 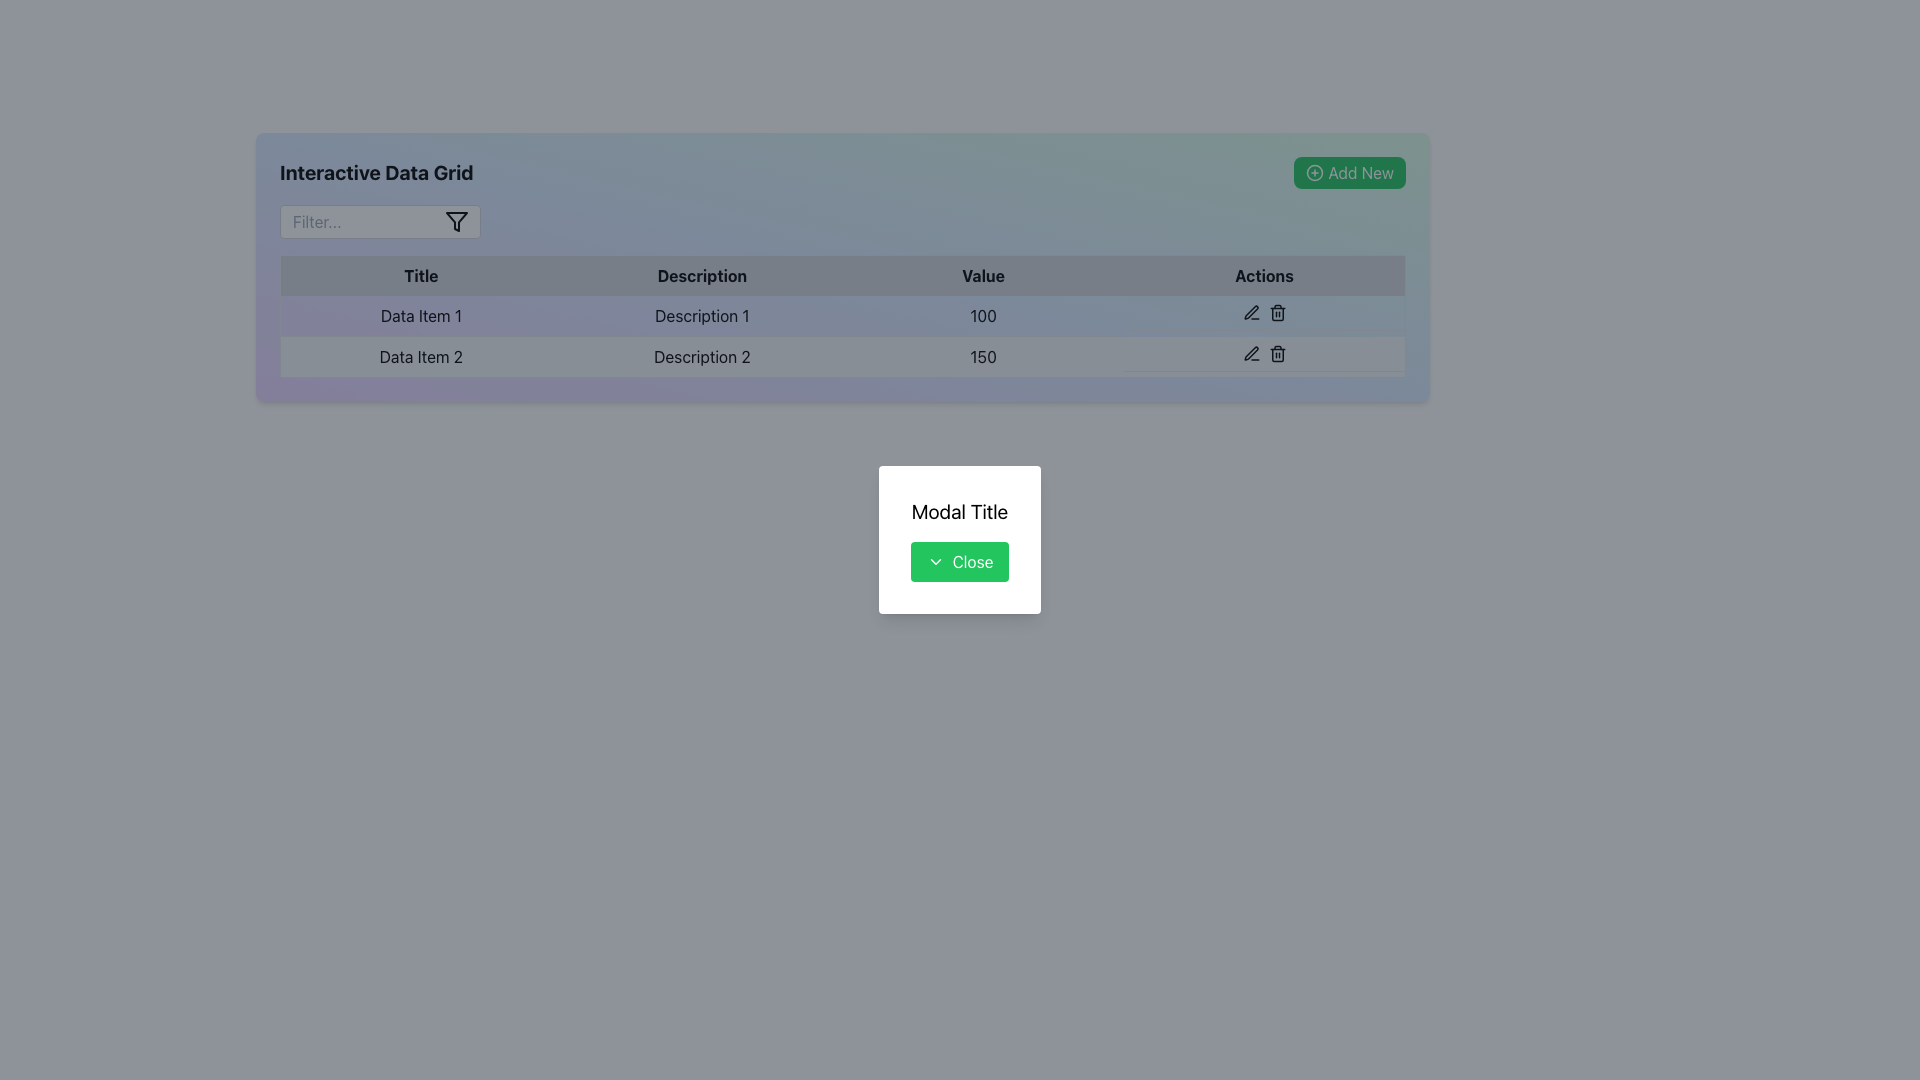 What do you see at coordinates (1250, 352) in the screenshot?
I see `the edit button in the second column of the 'Actions' section of the table` at bounding box center [1250, 352].